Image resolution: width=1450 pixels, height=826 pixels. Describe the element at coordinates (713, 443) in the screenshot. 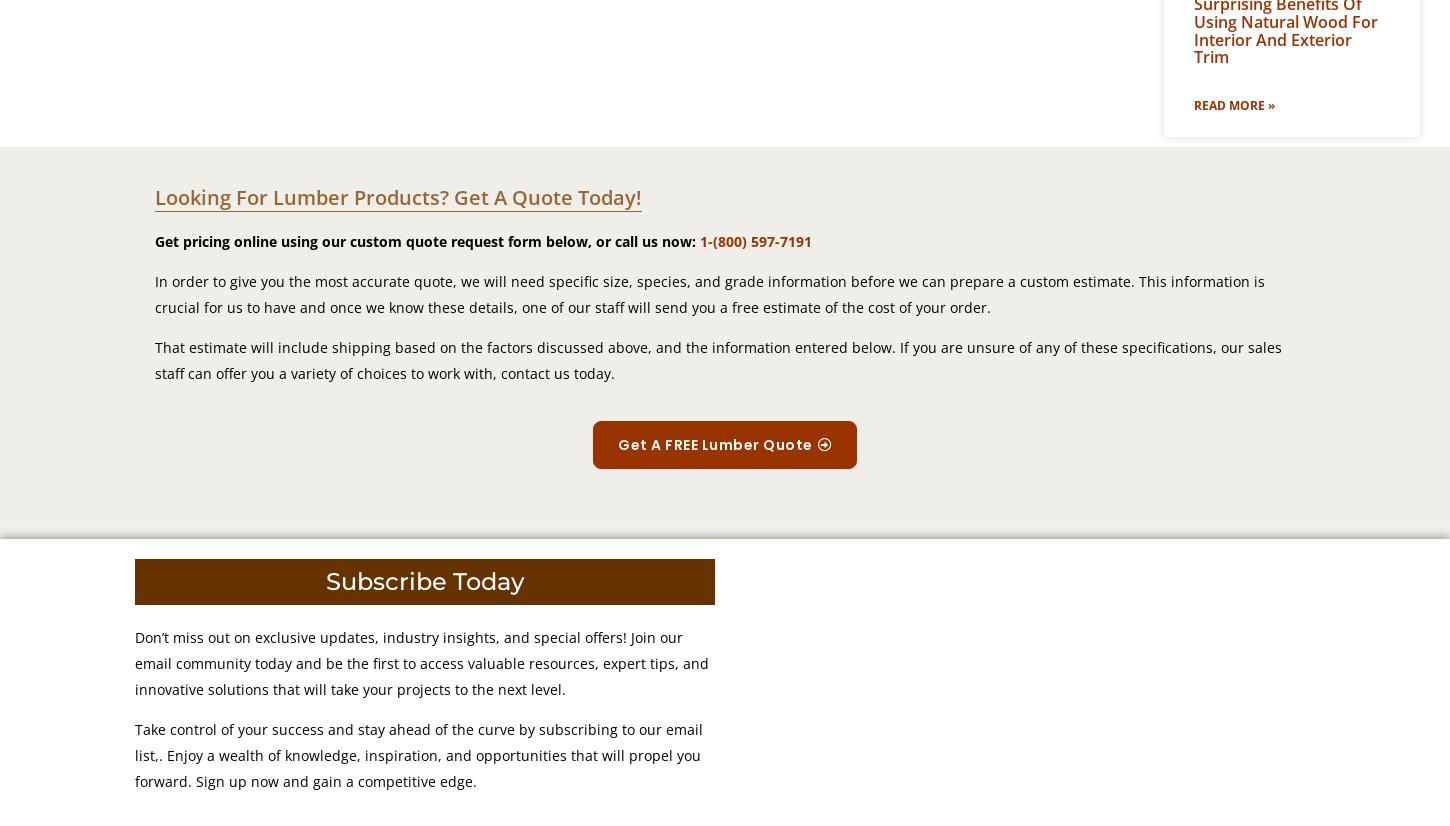

I see `'Get A FREE Lumber Quote'` at that location.